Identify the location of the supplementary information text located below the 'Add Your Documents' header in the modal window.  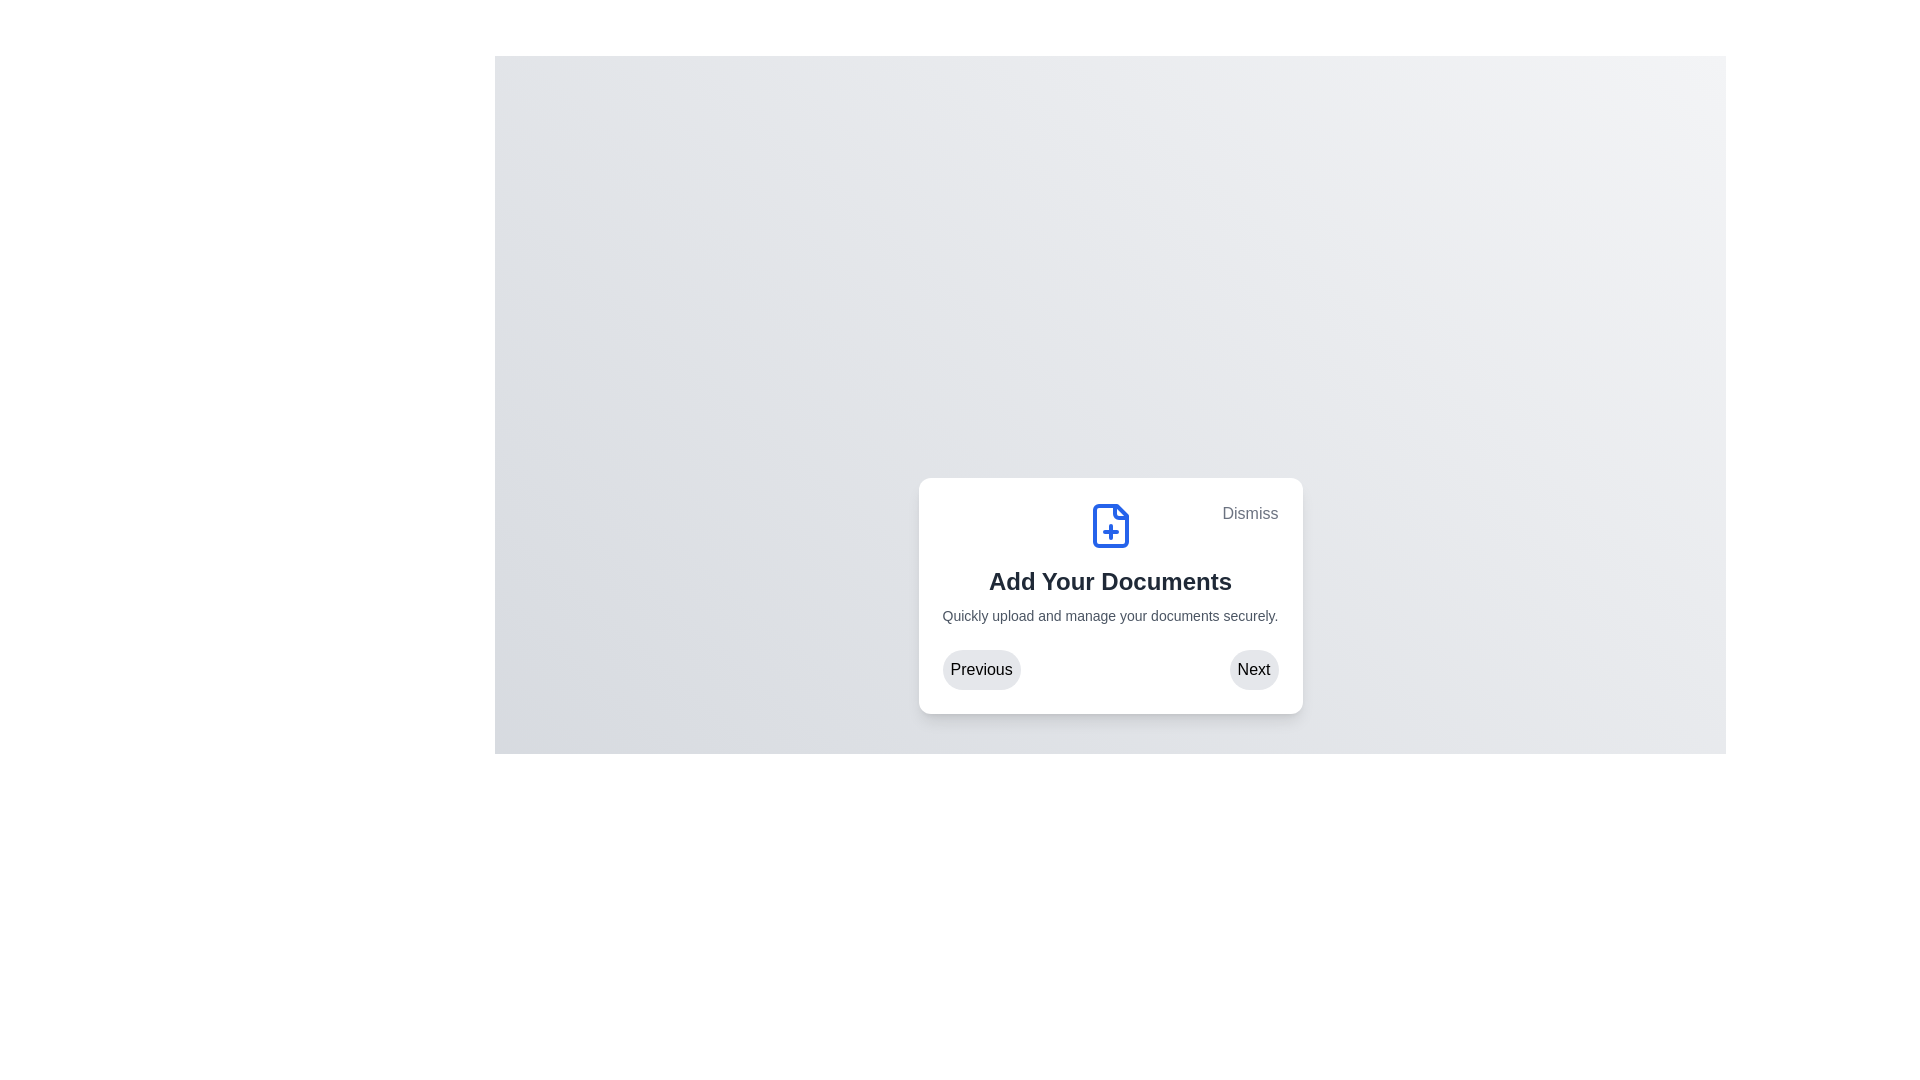
(1109, 615).